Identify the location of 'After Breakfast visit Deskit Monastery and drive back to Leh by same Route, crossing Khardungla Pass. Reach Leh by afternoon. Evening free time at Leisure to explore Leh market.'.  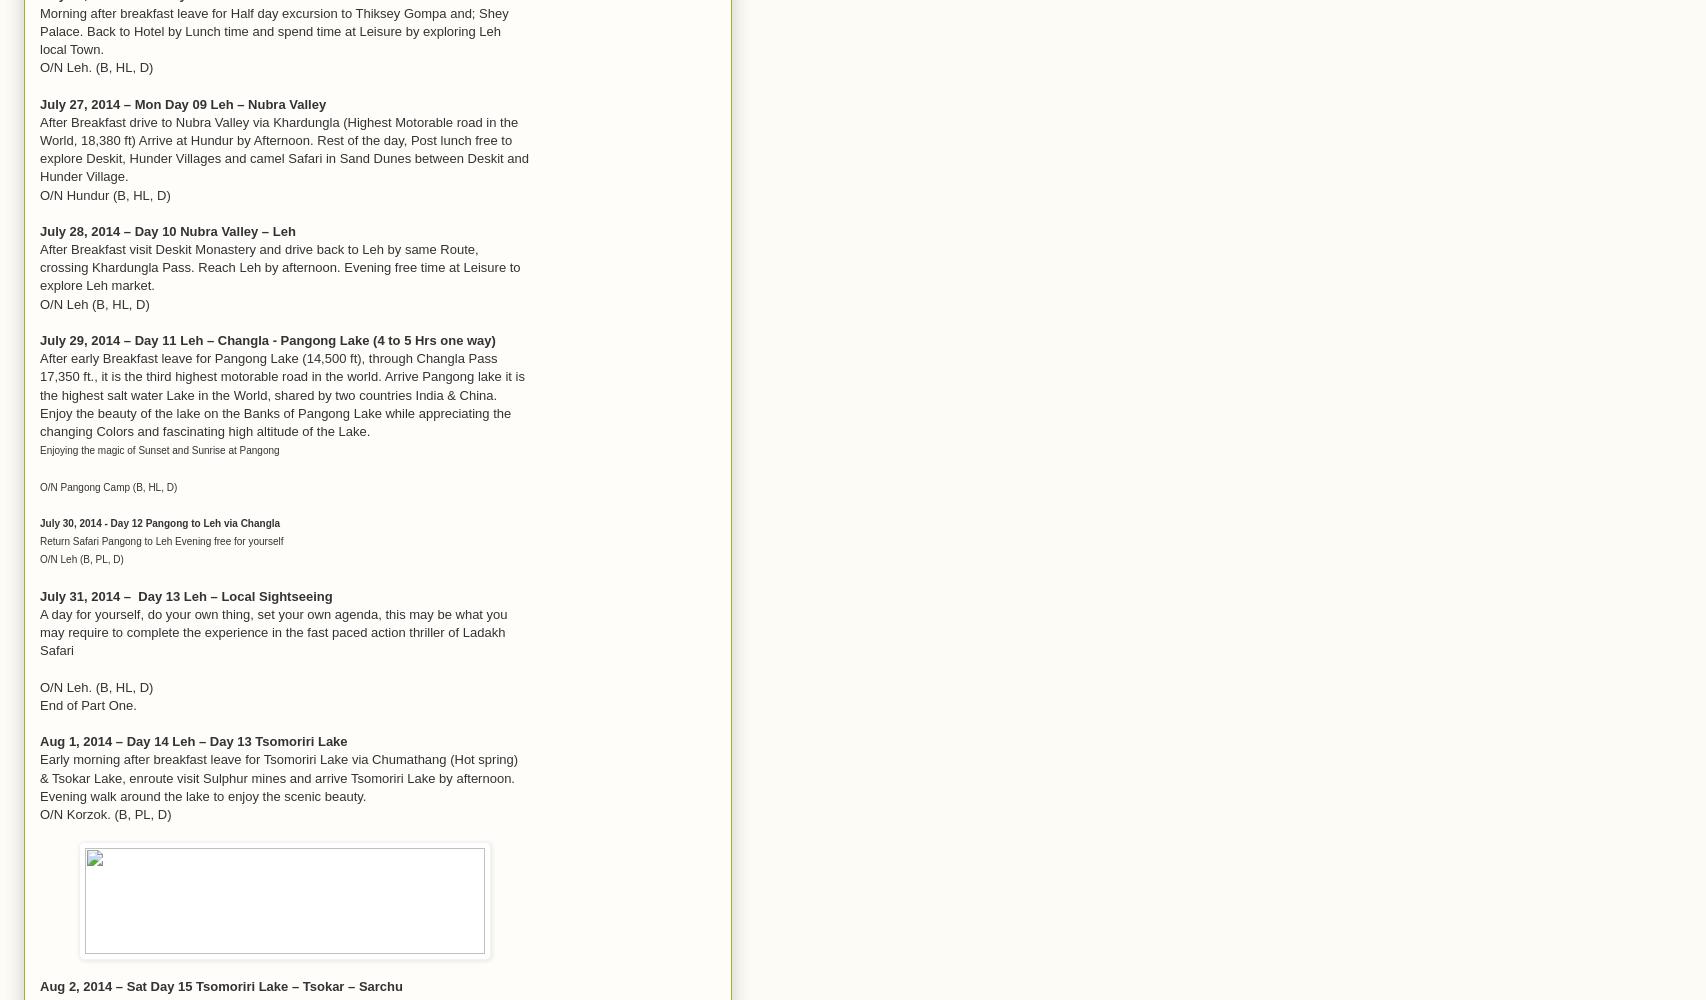
(279, 267).